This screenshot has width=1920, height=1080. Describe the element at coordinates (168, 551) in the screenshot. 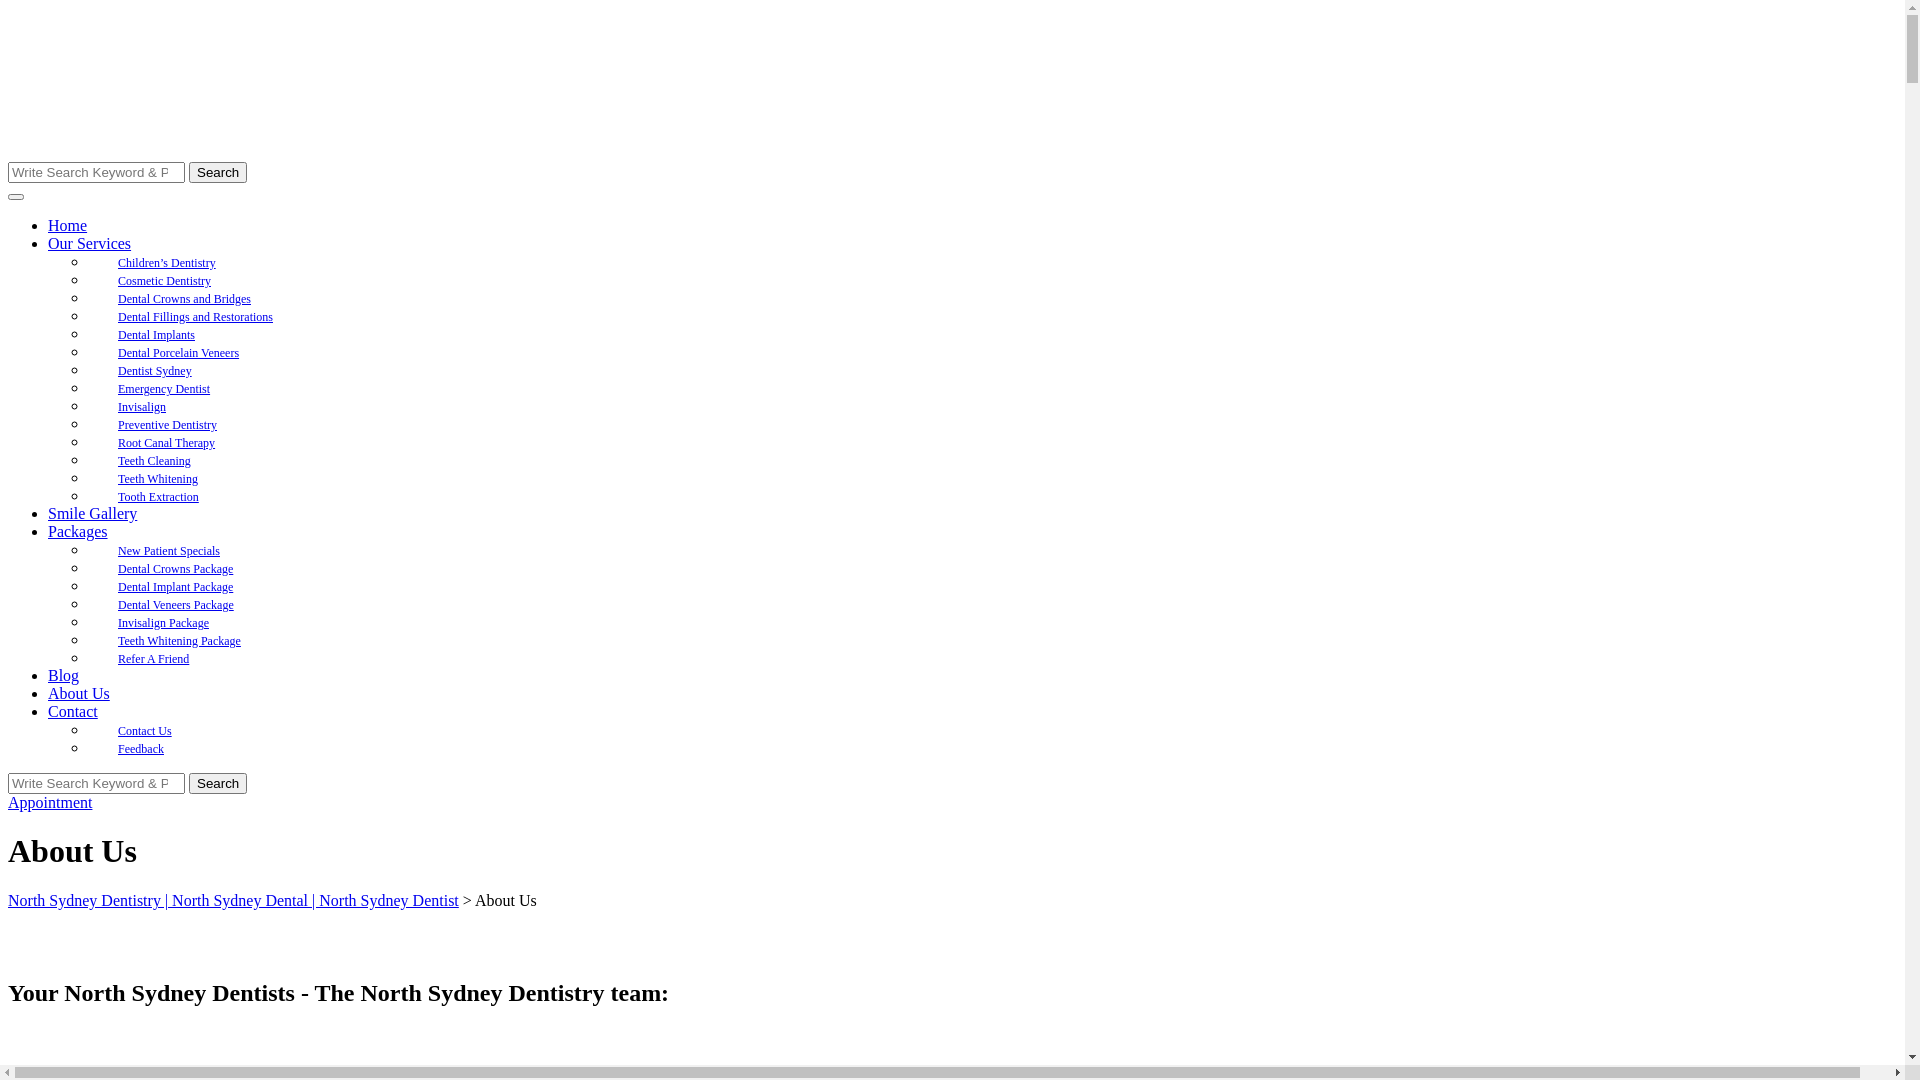

I see `'New Patient Specials'` at that location.